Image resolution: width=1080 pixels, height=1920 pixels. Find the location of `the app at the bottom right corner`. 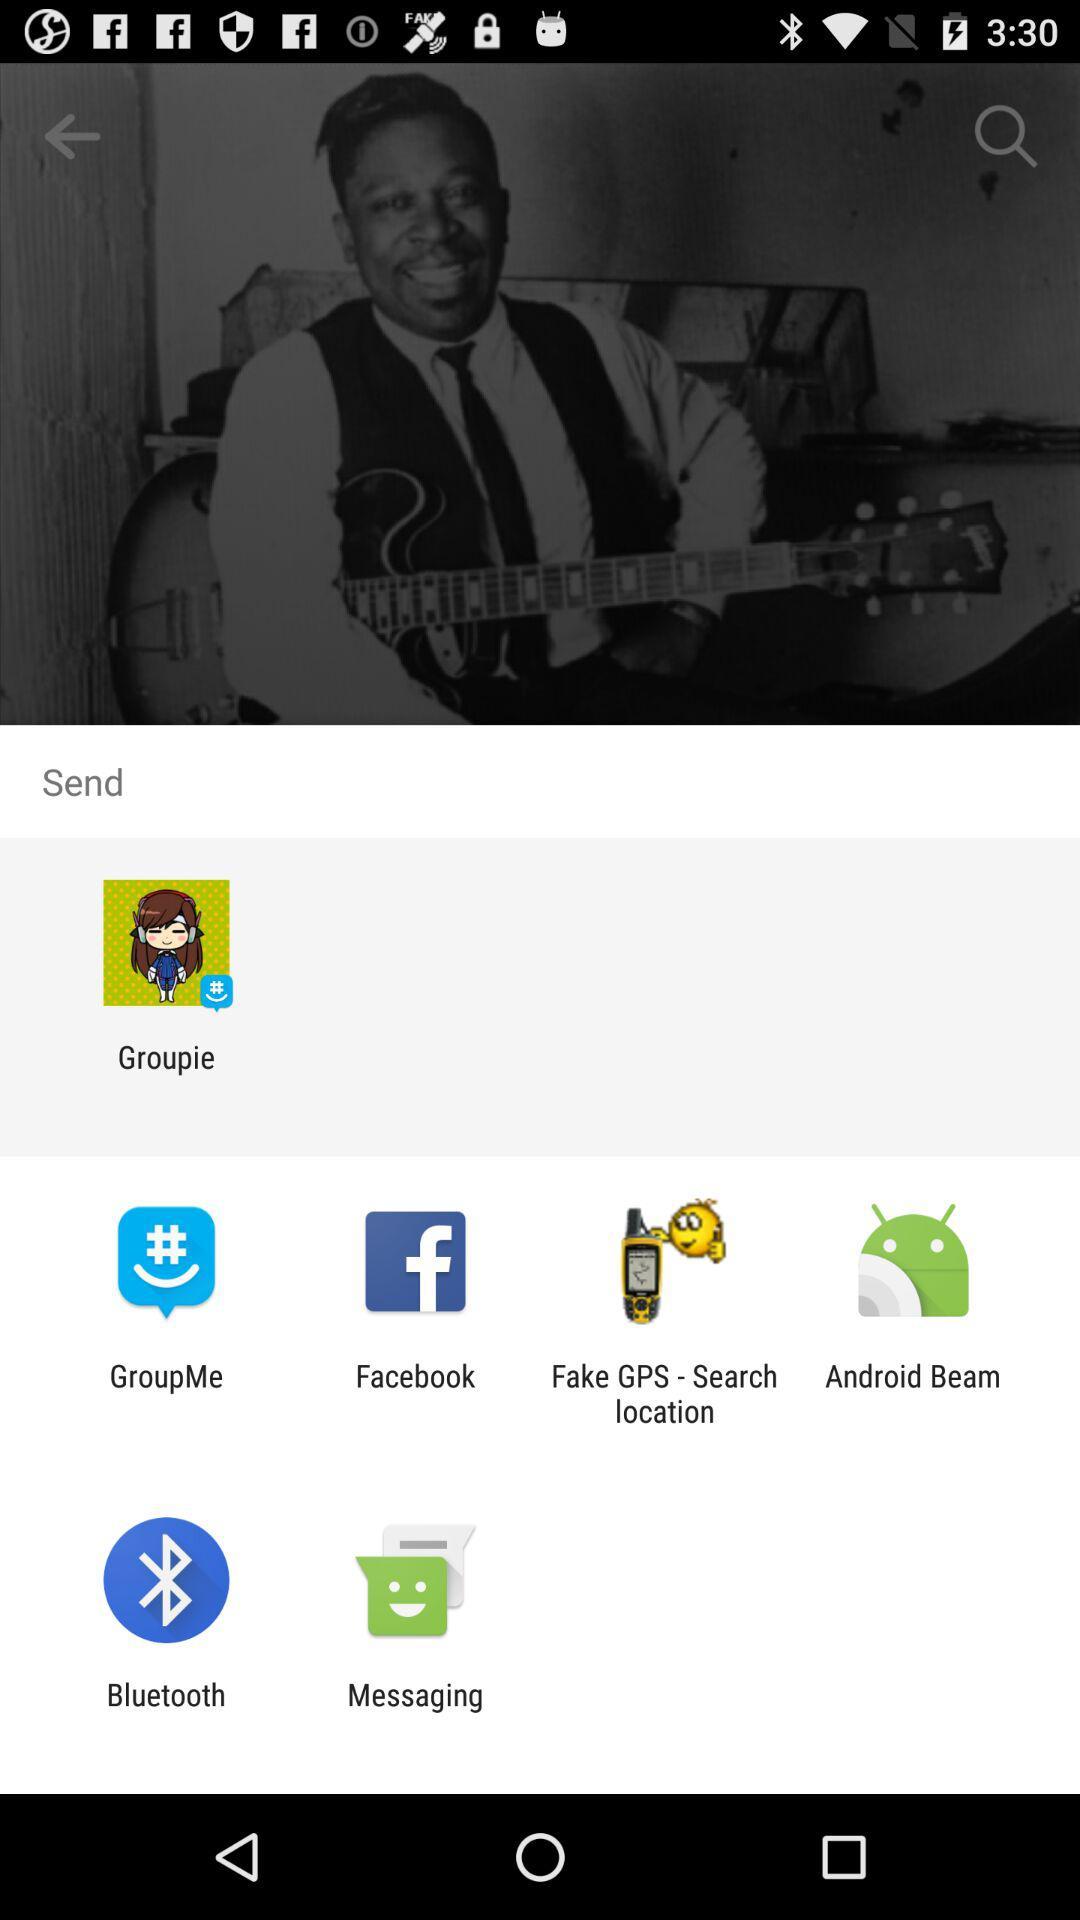

the app at the bottom right corner is located at coordinates (913, 1392).